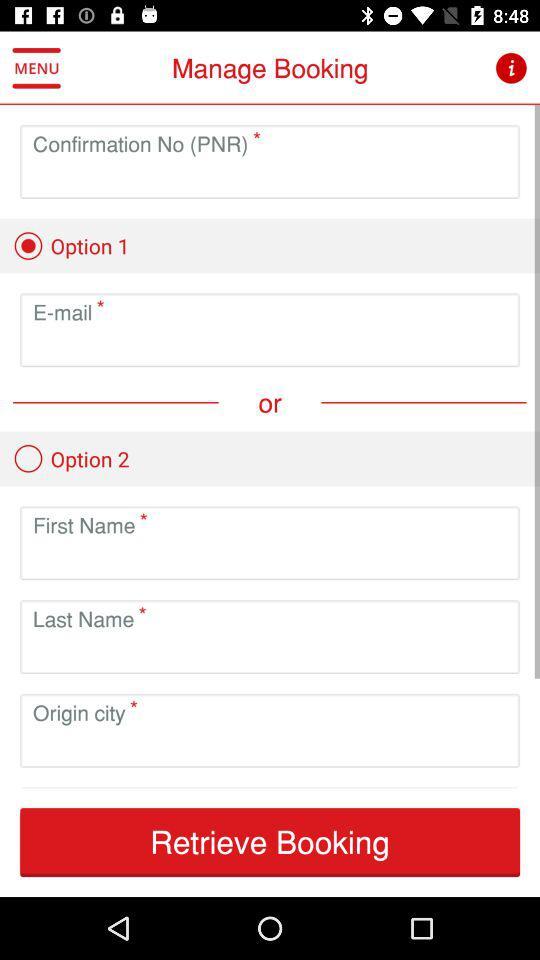 The image size is (540, 960). Describe the element at coordinates (97, 304) in the screenshot. I see `asterick symbol in first text field below option 1` at that location.